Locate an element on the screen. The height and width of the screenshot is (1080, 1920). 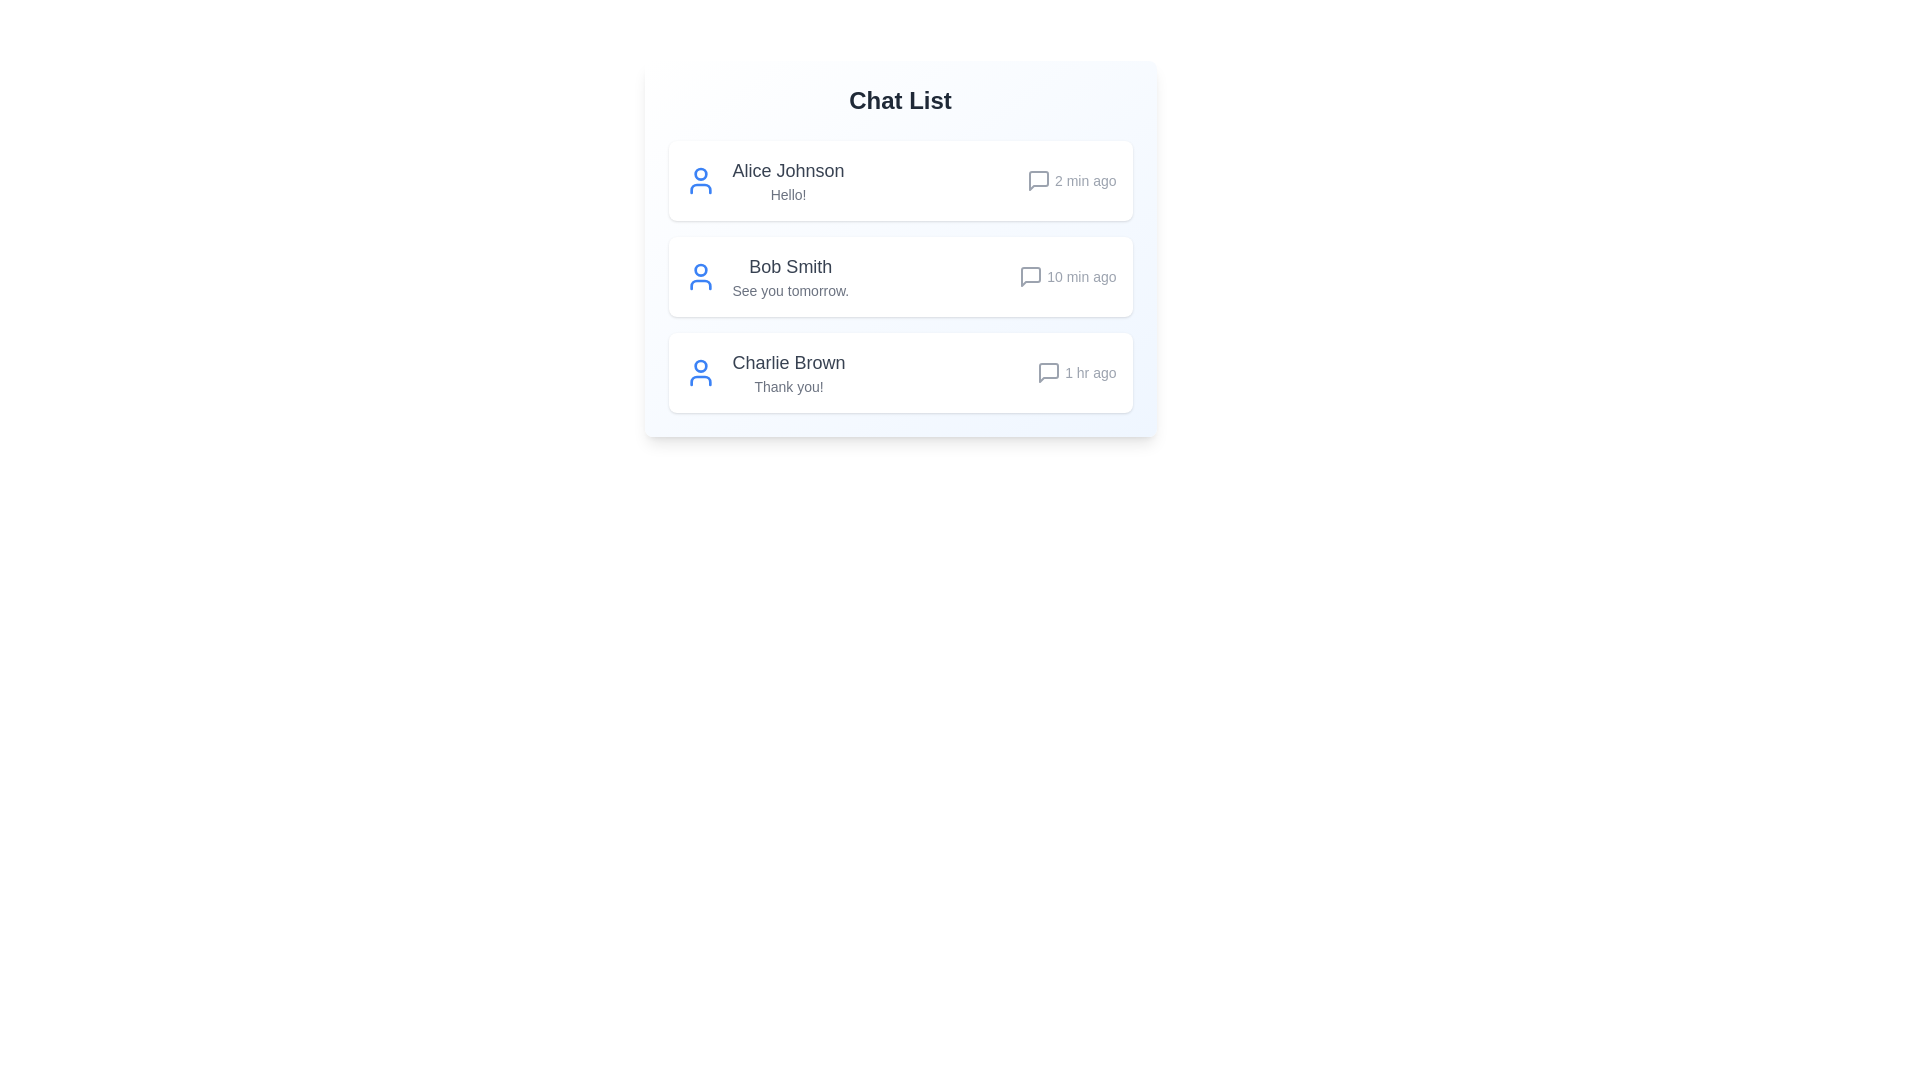
the user icon for Alice Johnson to inspect its functionality is located at coordinates (700, 181).